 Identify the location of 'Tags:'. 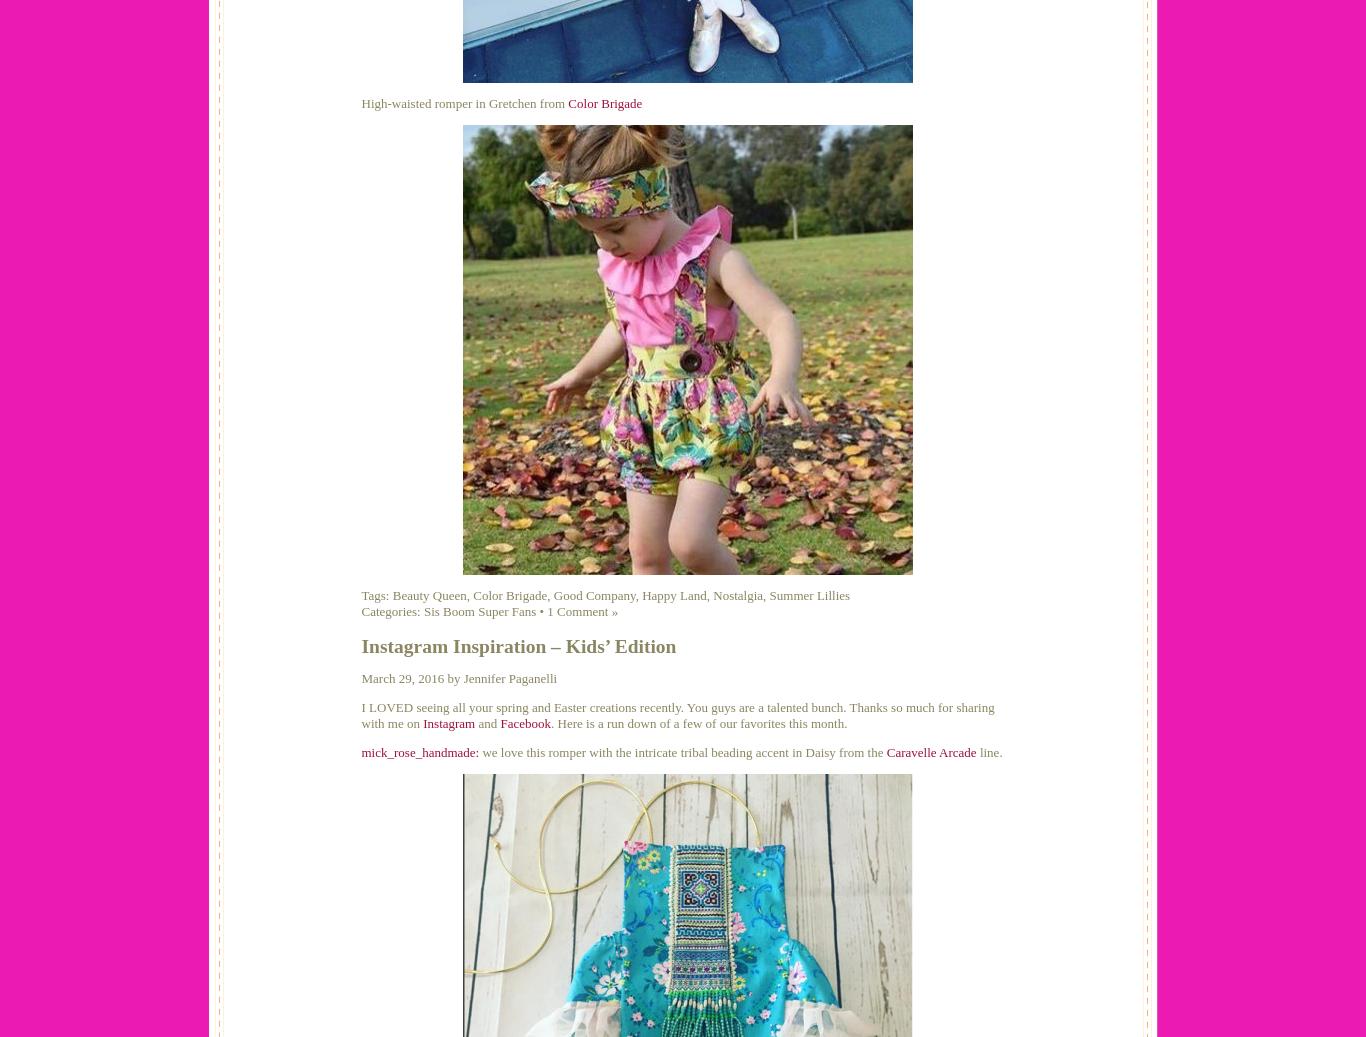
(375, 595).